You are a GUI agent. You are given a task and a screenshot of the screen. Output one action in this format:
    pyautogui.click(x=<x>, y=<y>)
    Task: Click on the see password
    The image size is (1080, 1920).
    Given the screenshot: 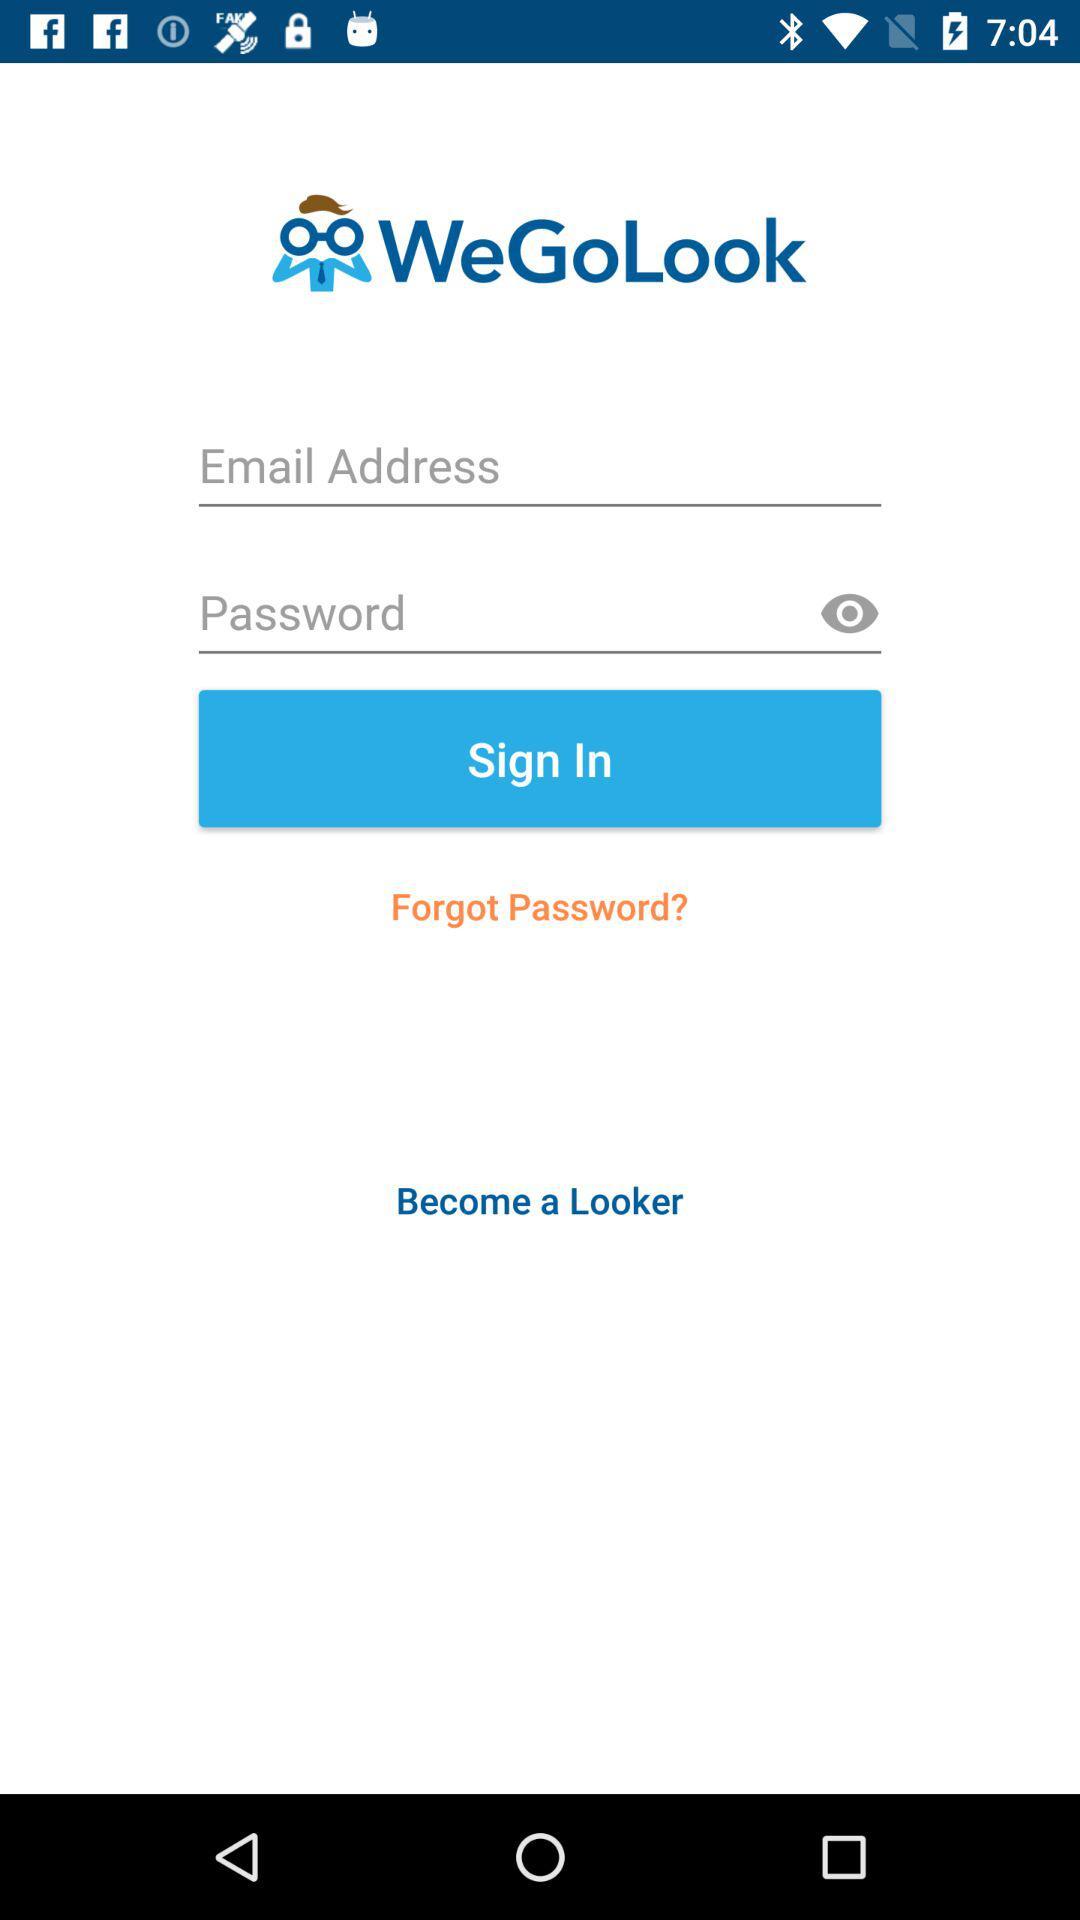 What is the action you would take?
    pyautogui.click(x=849, y=613)
    